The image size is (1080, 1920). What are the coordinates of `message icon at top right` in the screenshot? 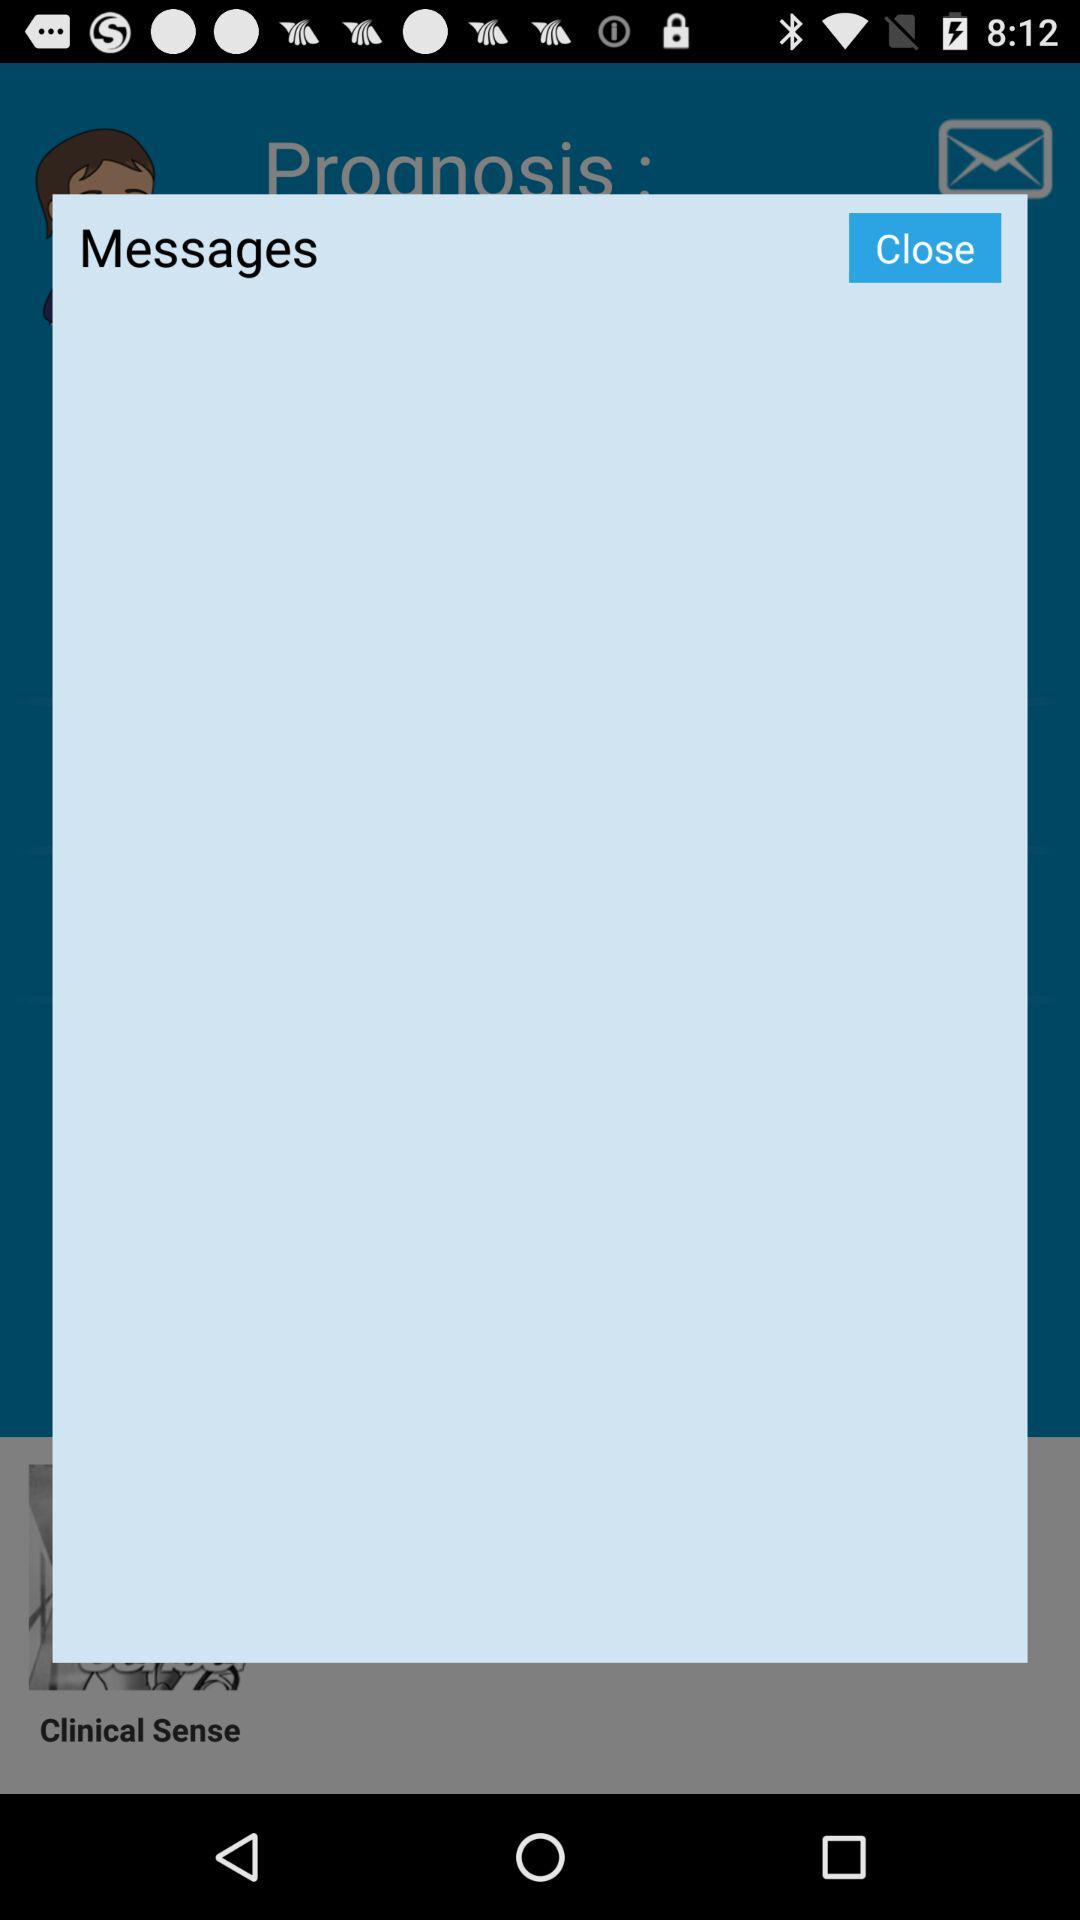 It's located at (994, 158).